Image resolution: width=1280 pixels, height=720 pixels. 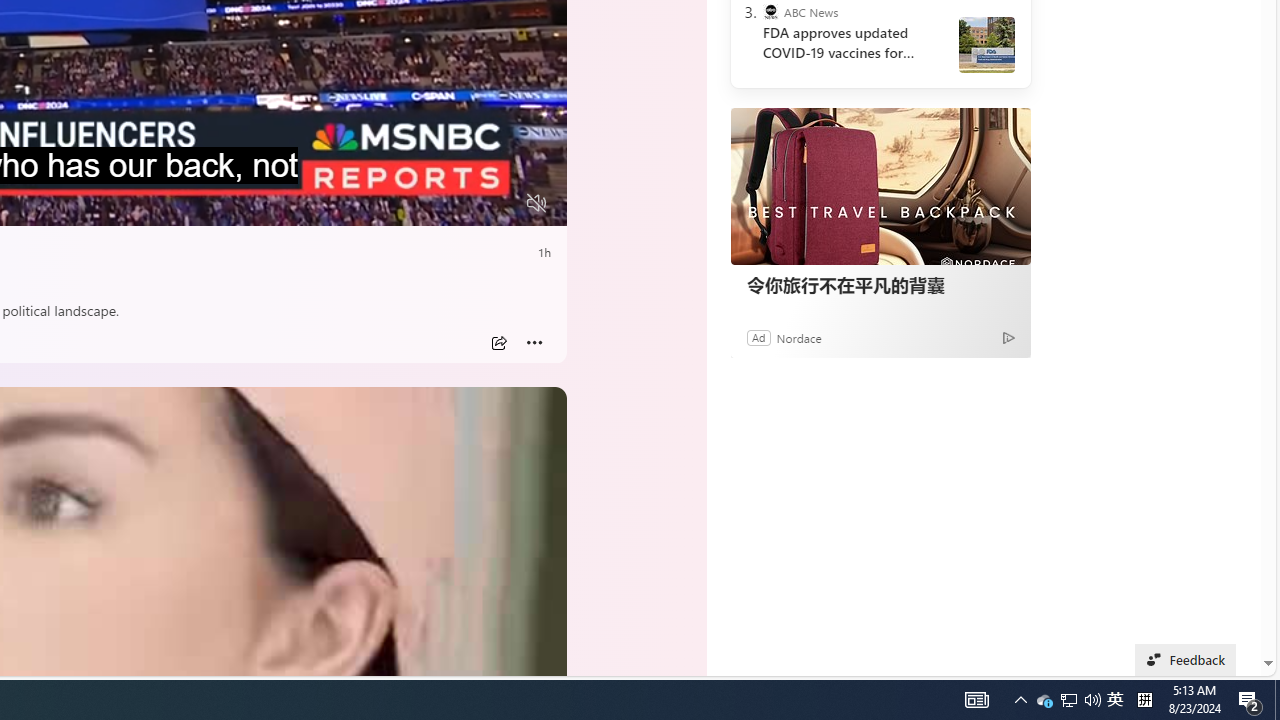 I want to click on 'Share', so click(x=498, y=342).